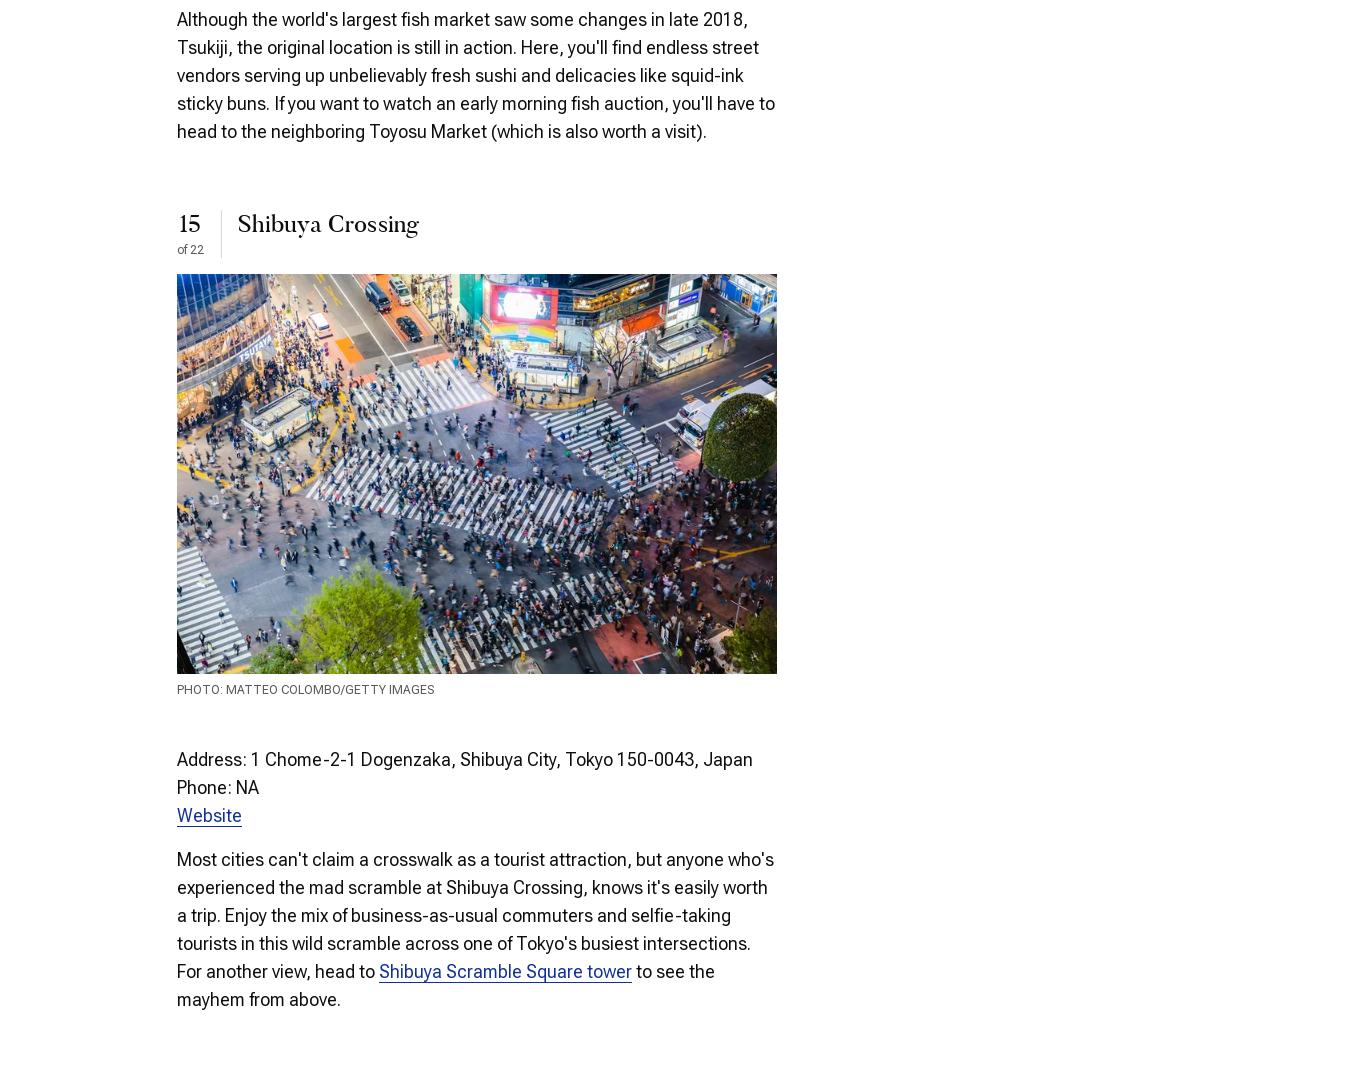 This screenshot has width=1350, height=1072. What do you see at coordinates (475, 75) in the screenshot?
I see `'Although the world's largest fish market saw some changes in late 2018, Tsukiji, the original location is still in action. Here, you'll find endless street vendors serving up unbelievably fresh sushi and delicacies like squid-ink sticky buns. If you want to watch an early morning fish auction, you'll have to head to the neighboring Toyosu Market (which is also worth a visit).'` at bounding box center [475, 75].